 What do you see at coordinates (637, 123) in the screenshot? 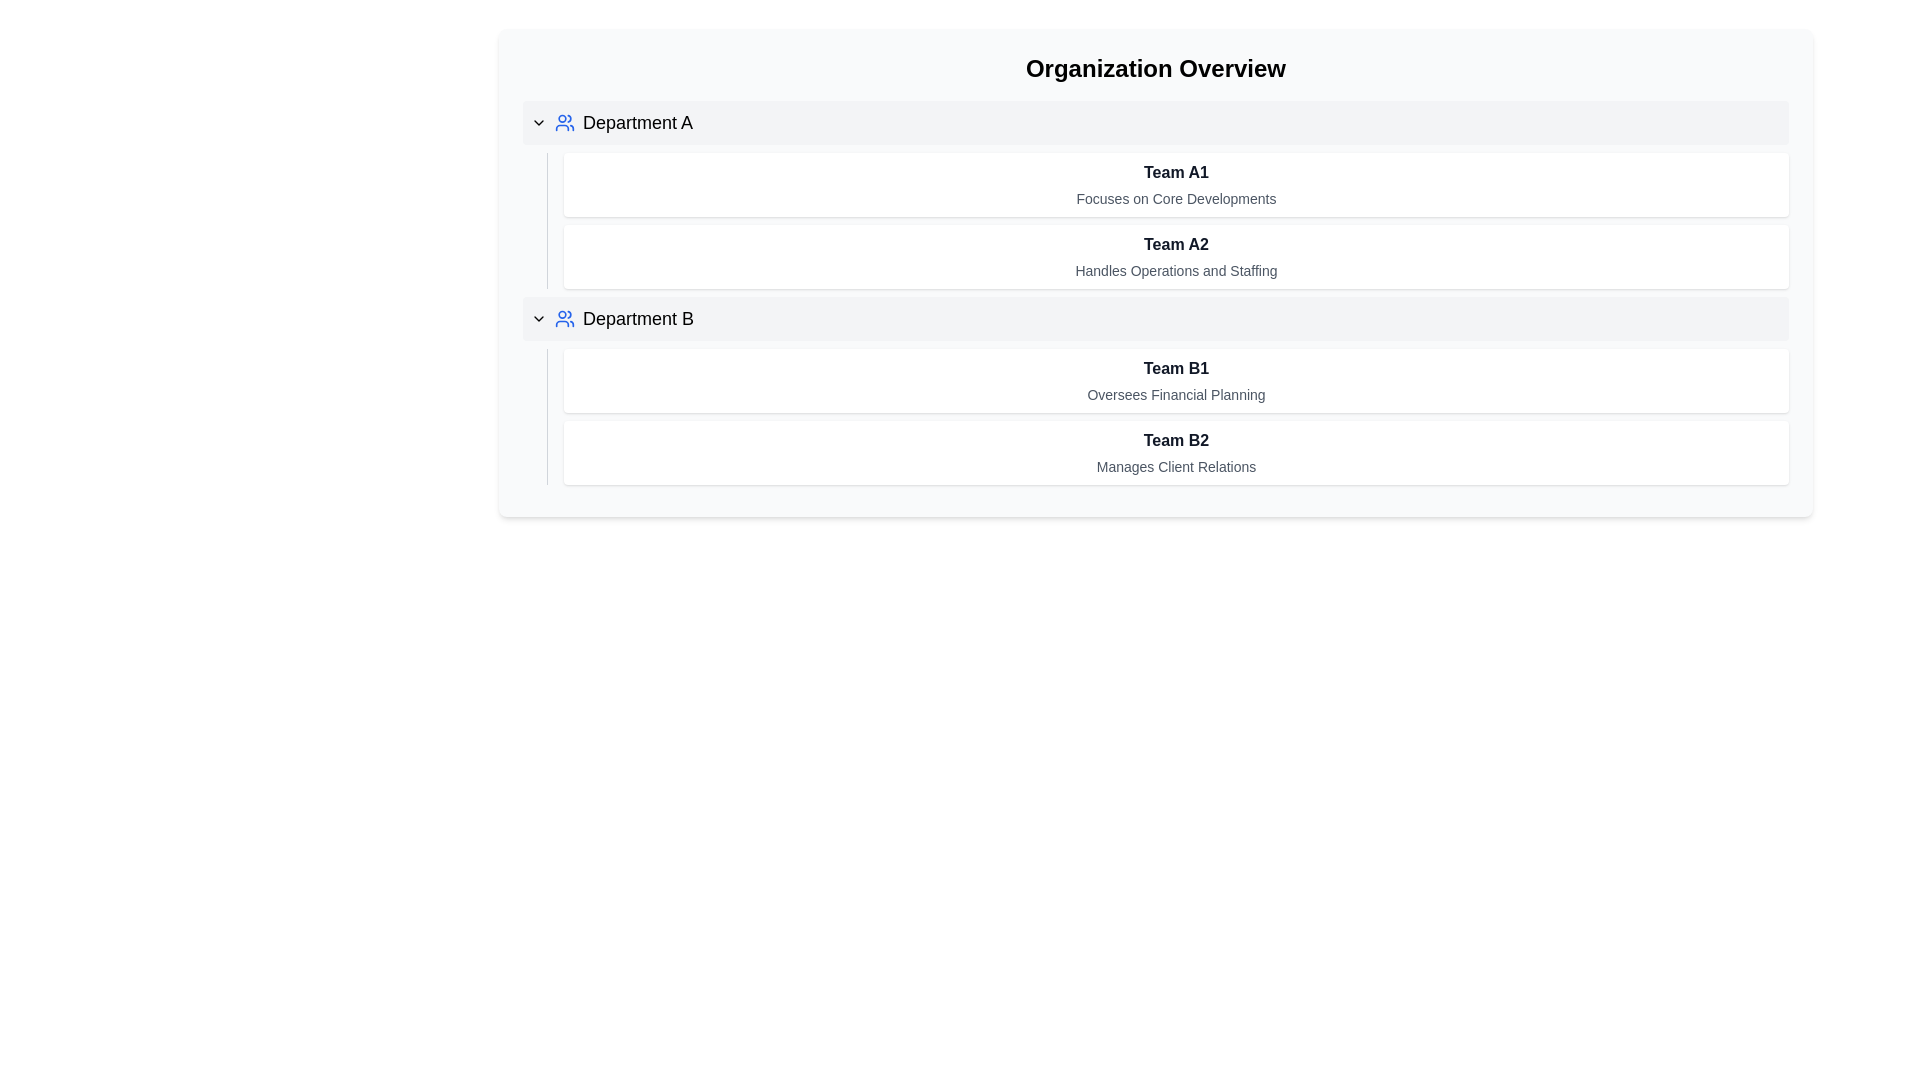
I see `text label that identifies the 'Department A' section, located at the center coordinates of the element` at bounding box center [637, 123].